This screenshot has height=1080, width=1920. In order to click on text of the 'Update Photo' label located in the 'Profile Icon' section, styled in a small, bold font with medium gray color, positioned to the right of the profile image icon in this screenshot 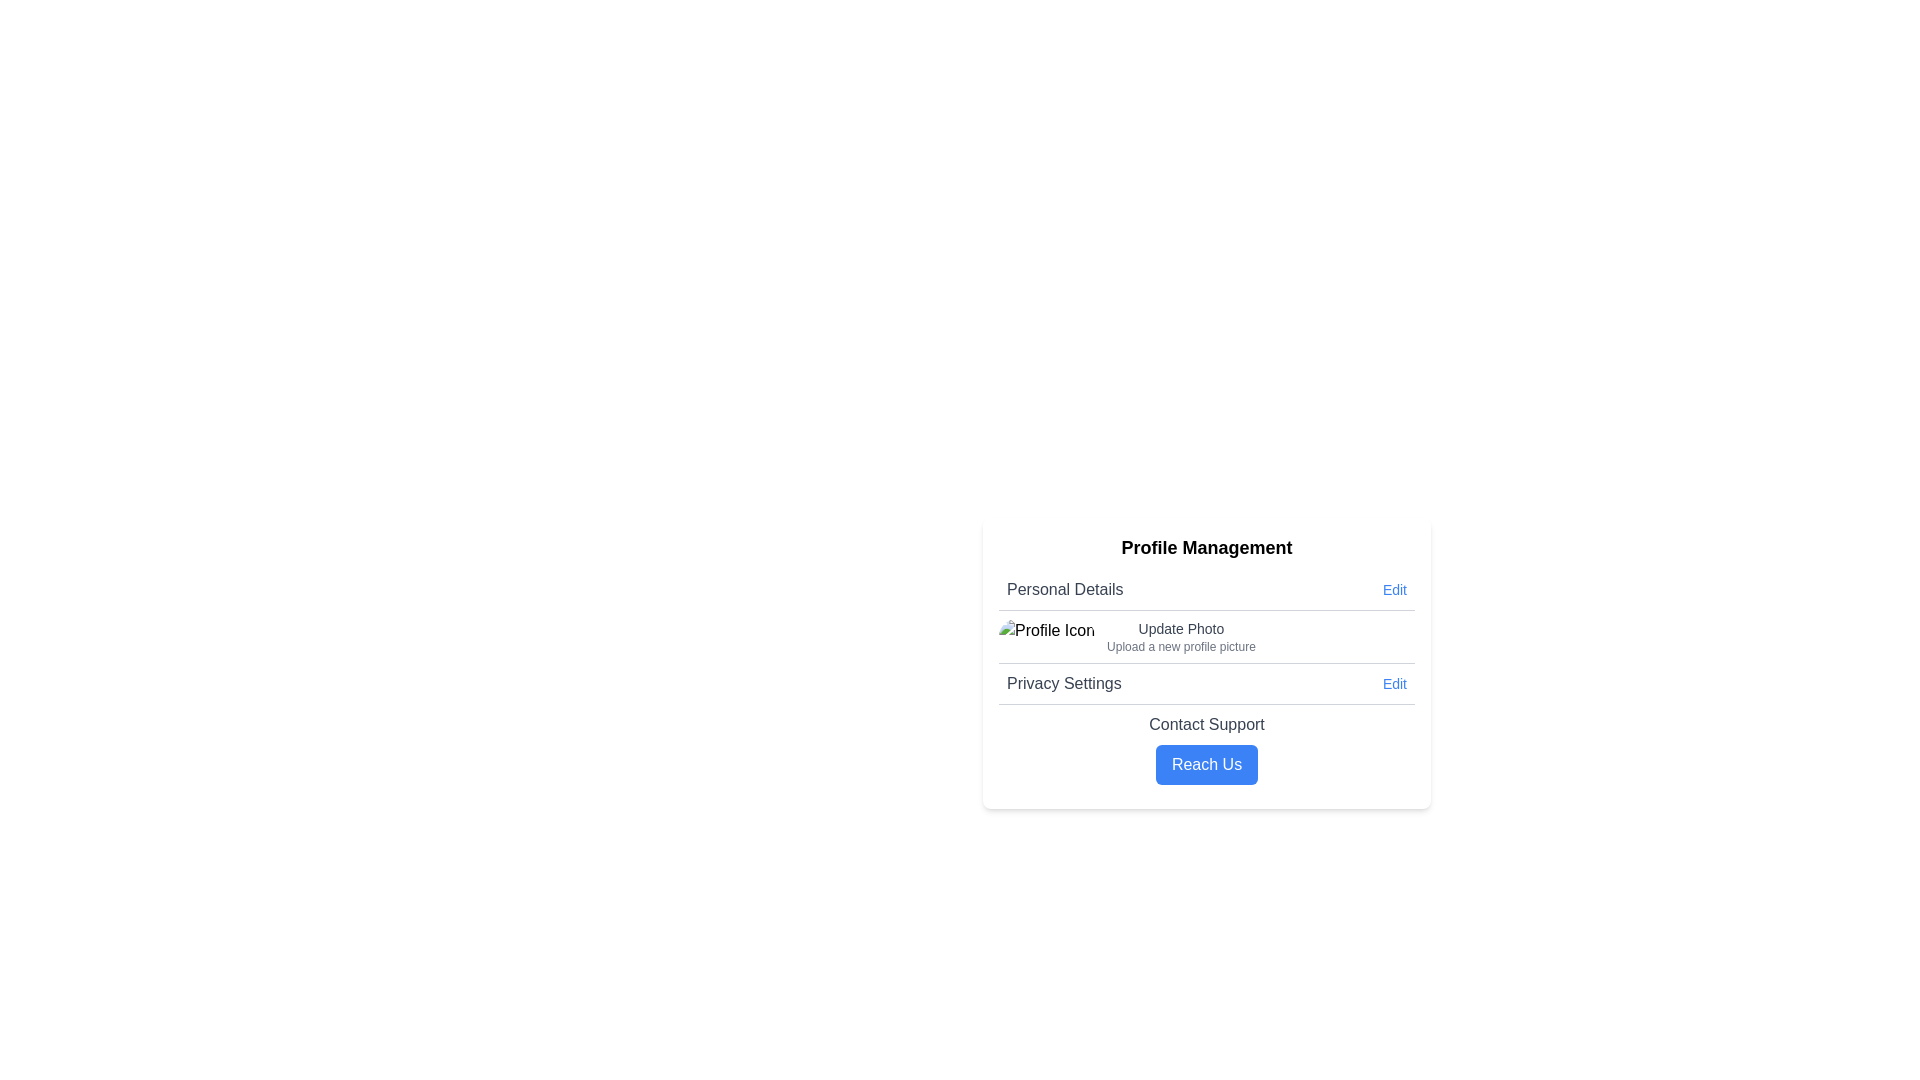, I will do `click(1181, 627)`.